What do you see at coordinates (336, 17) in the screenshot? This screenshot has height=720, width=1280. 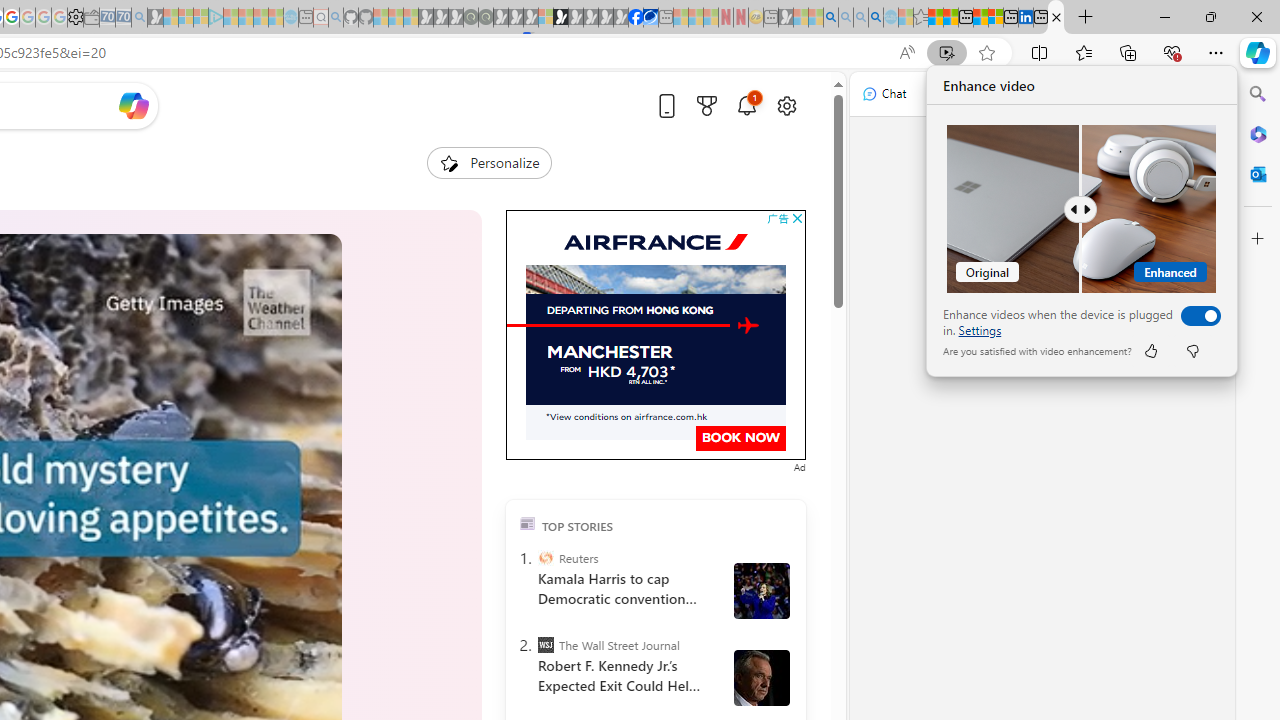 I see `'github - Search - Sleeping'` at bounding box center [336, 17].